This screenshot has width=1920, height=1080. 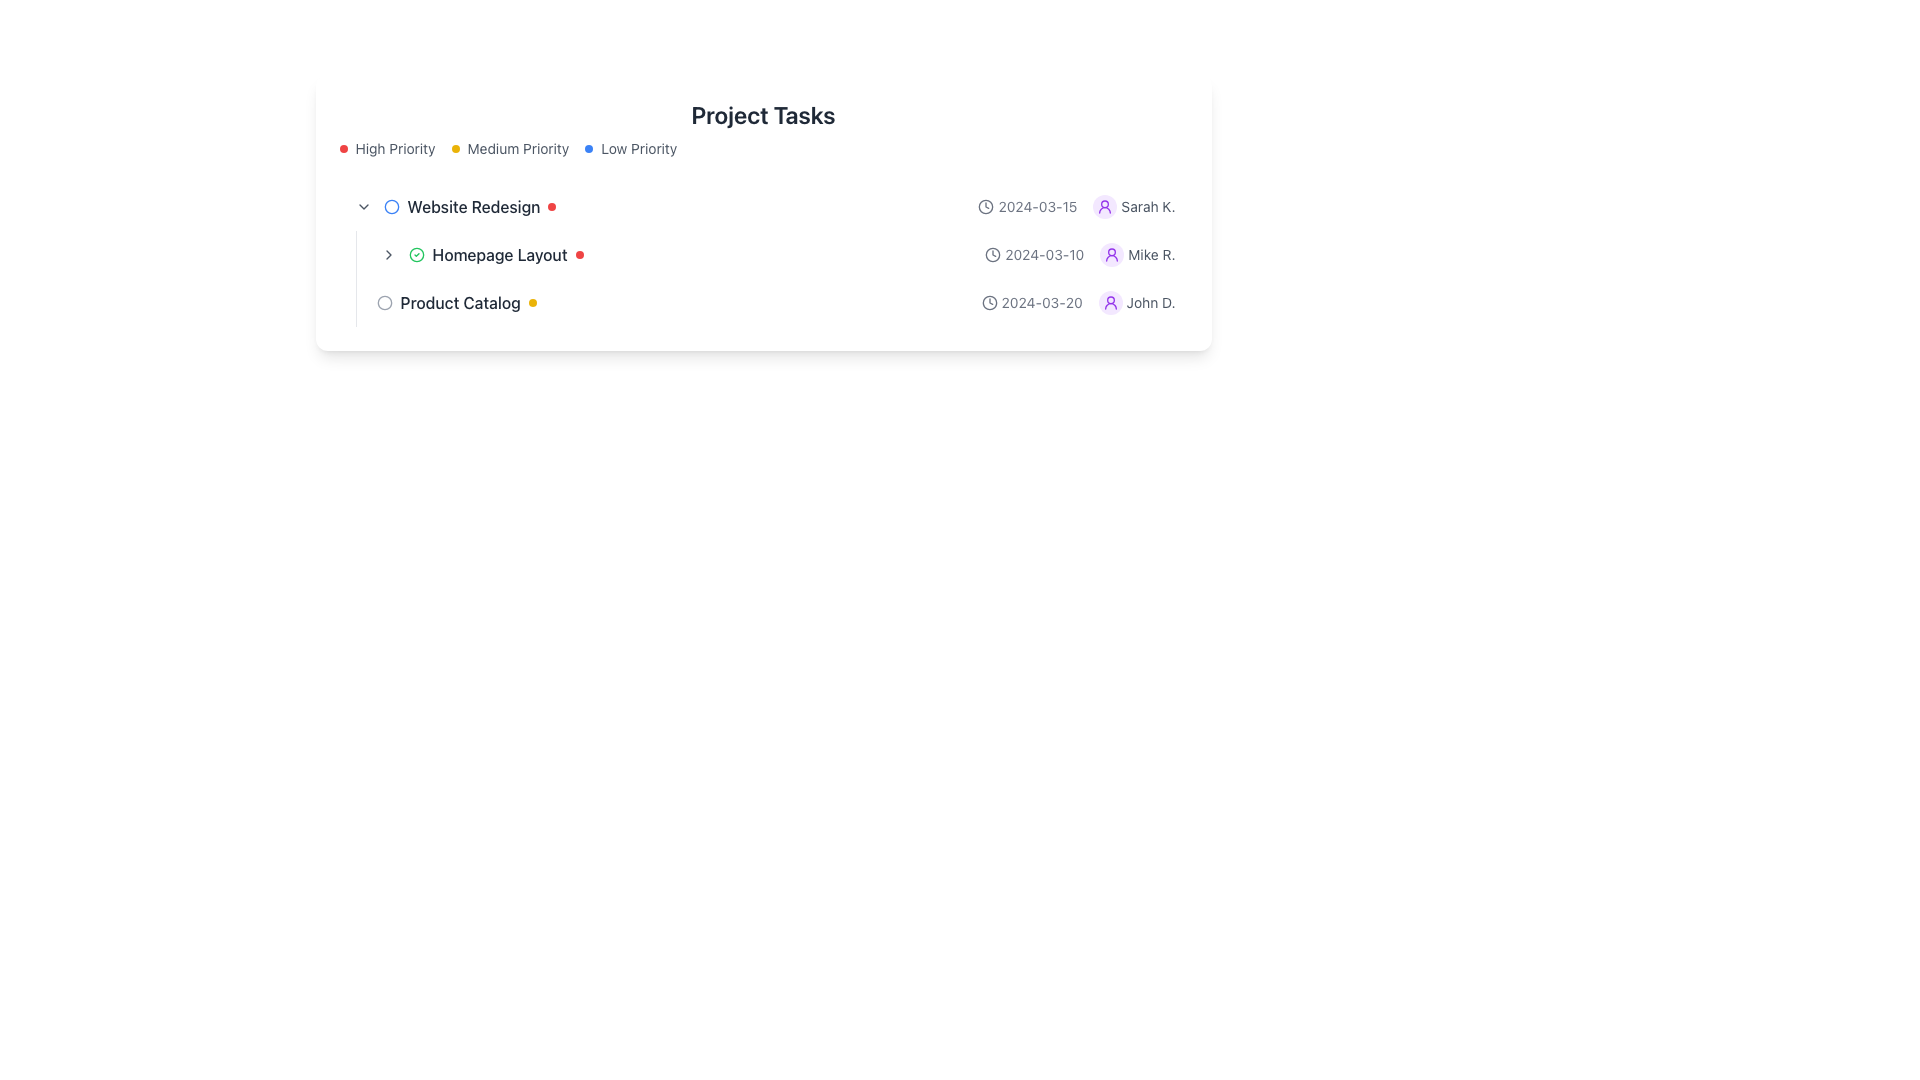 What do you see at coordinates (363, 207) in the screenshot?
I see `the downward-facing chevron icon next to the 'Website Redesign' text` at bounding box center [363, 207].